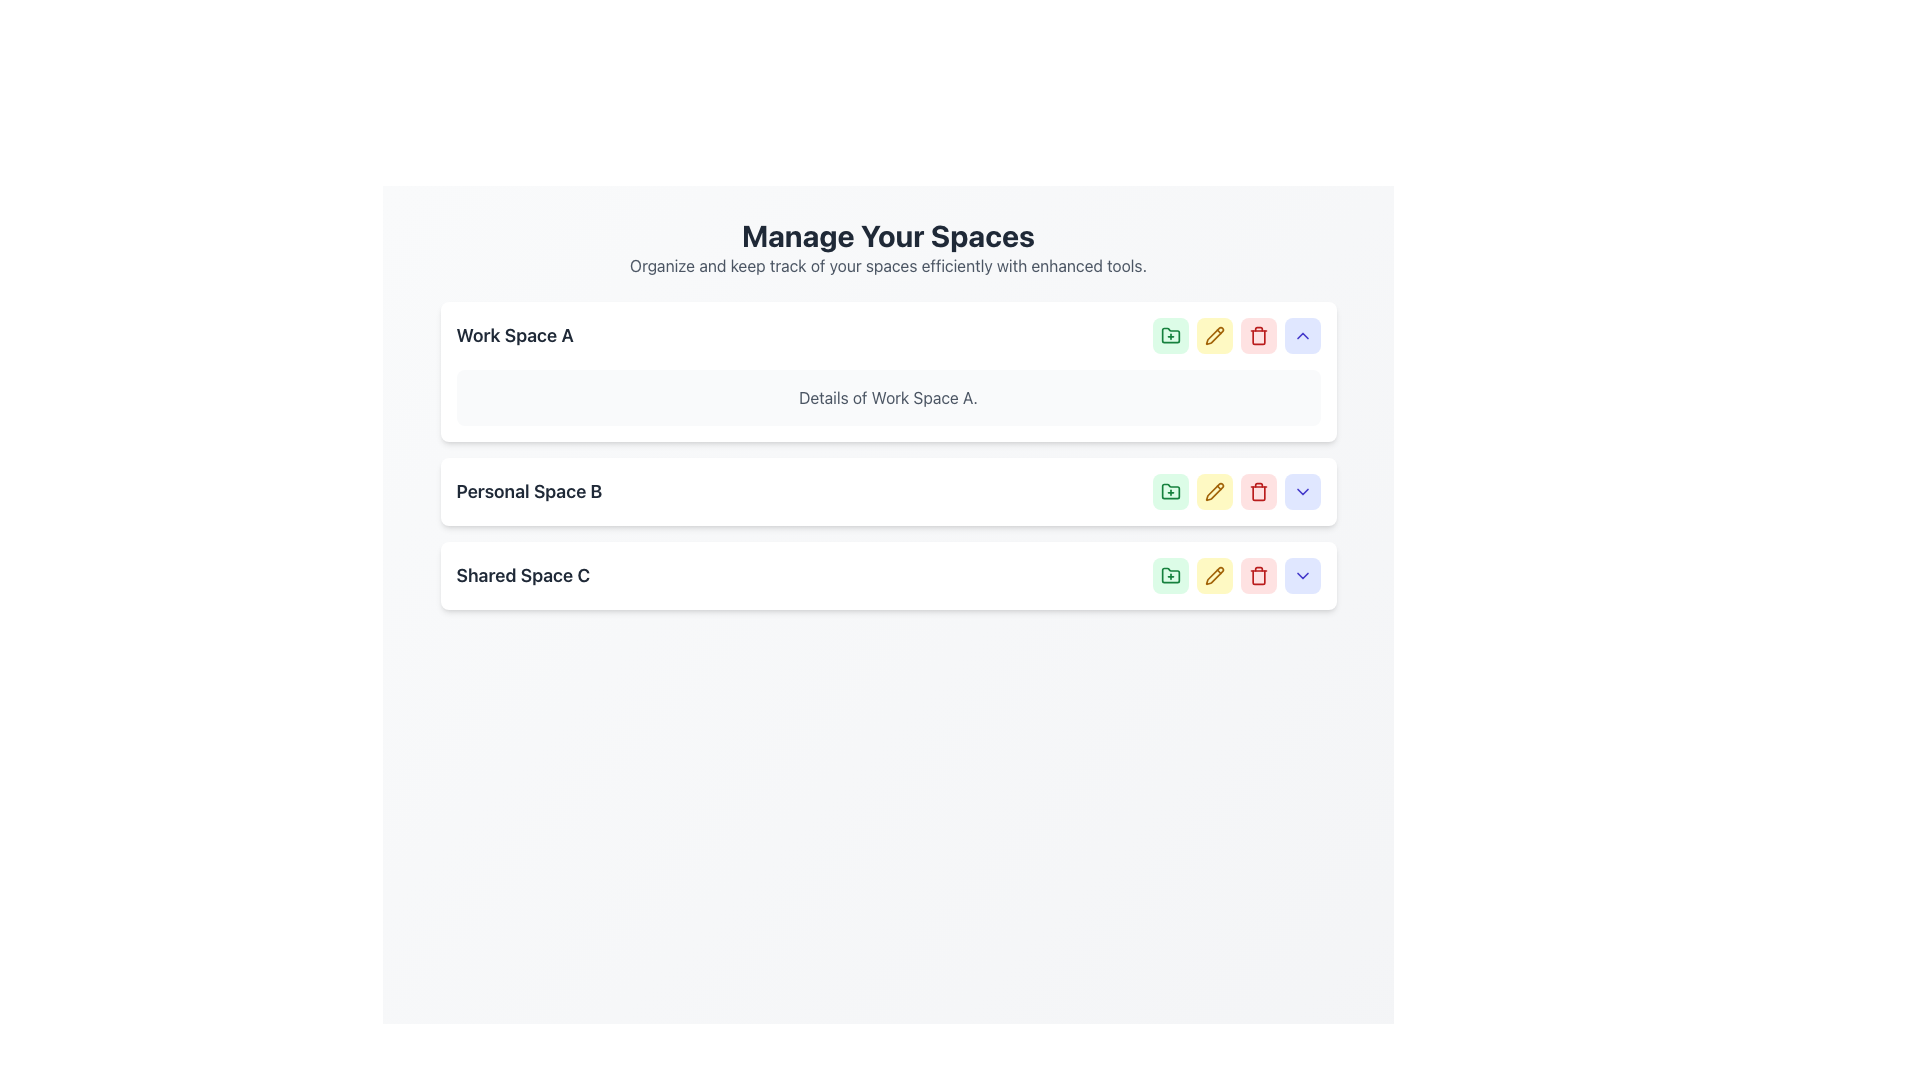  Describe the element at coordinates (1170, 491) in the screenshot. I see `the green folder icon with a '+' symbol, which is the first action icon in the third row of the space list next to 'Shared Space C'` at that location.